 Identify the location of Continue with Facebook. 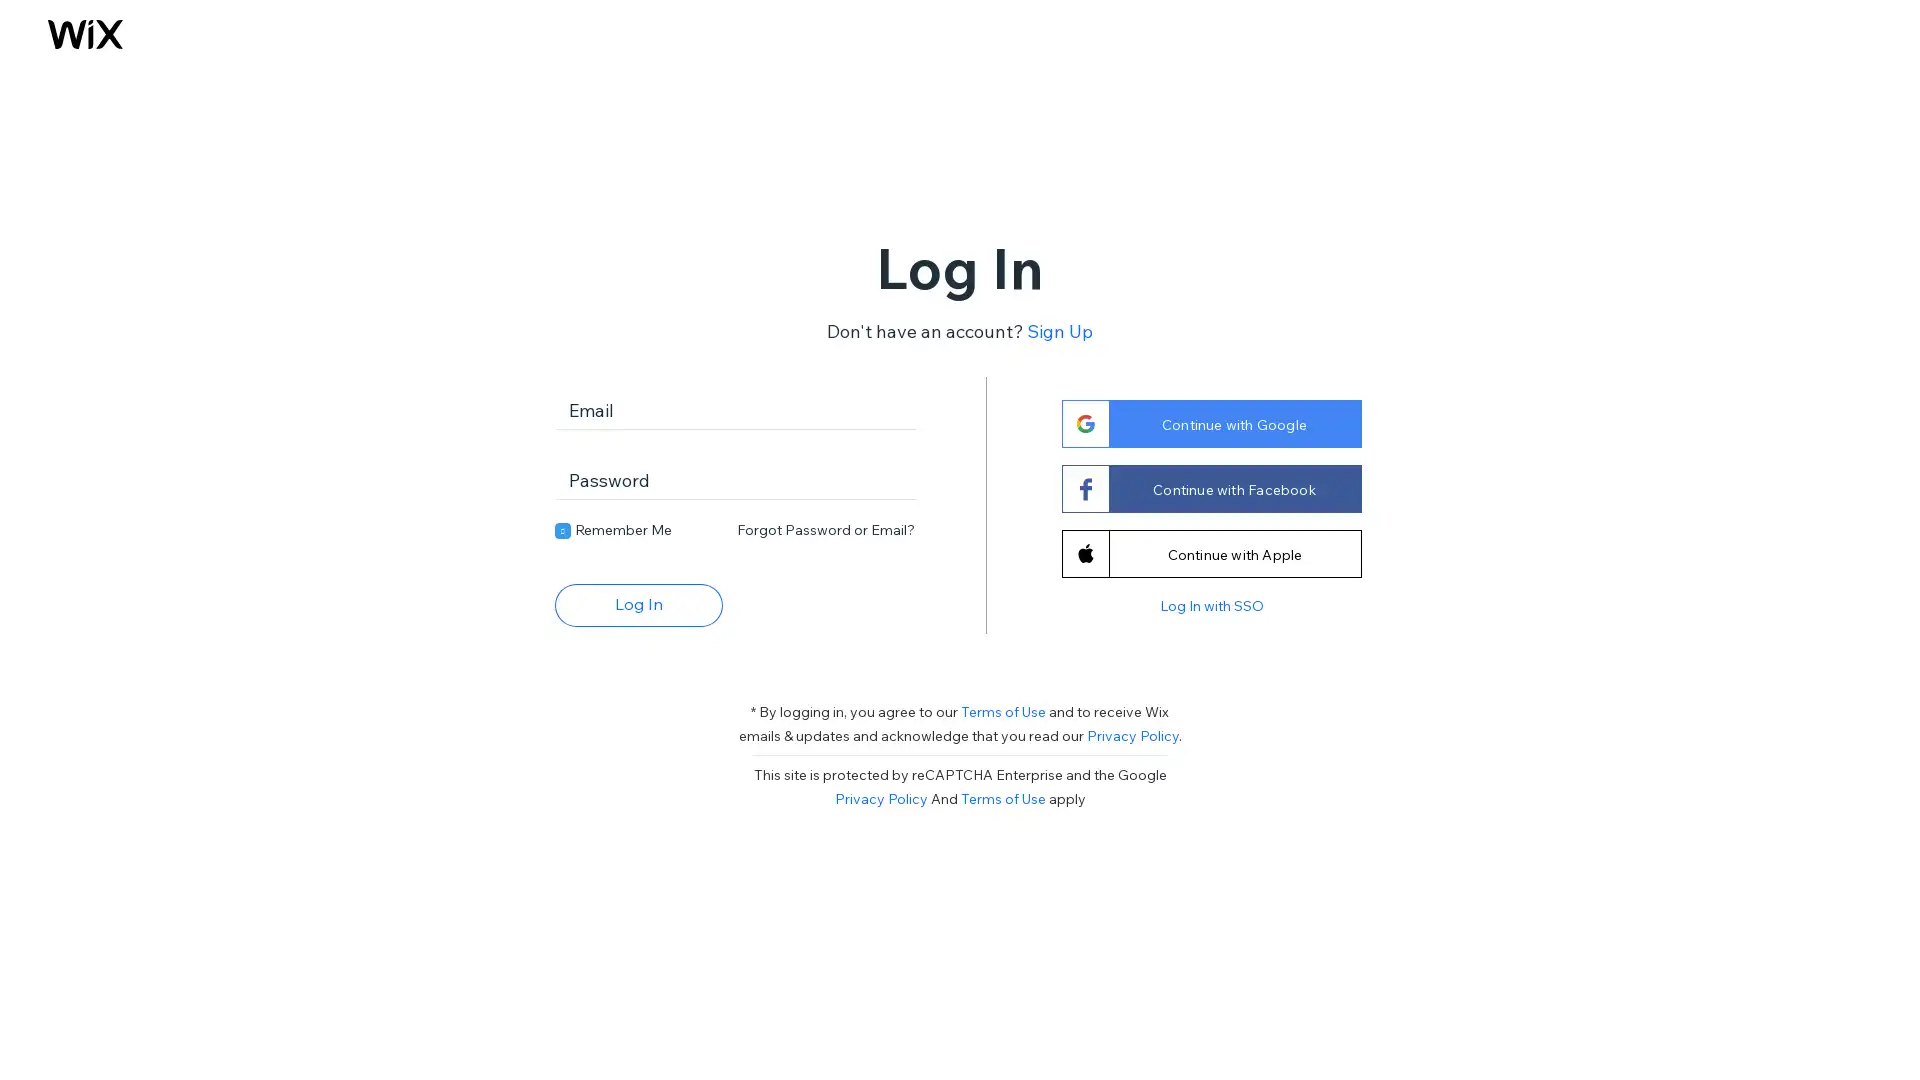
(1209, 488).